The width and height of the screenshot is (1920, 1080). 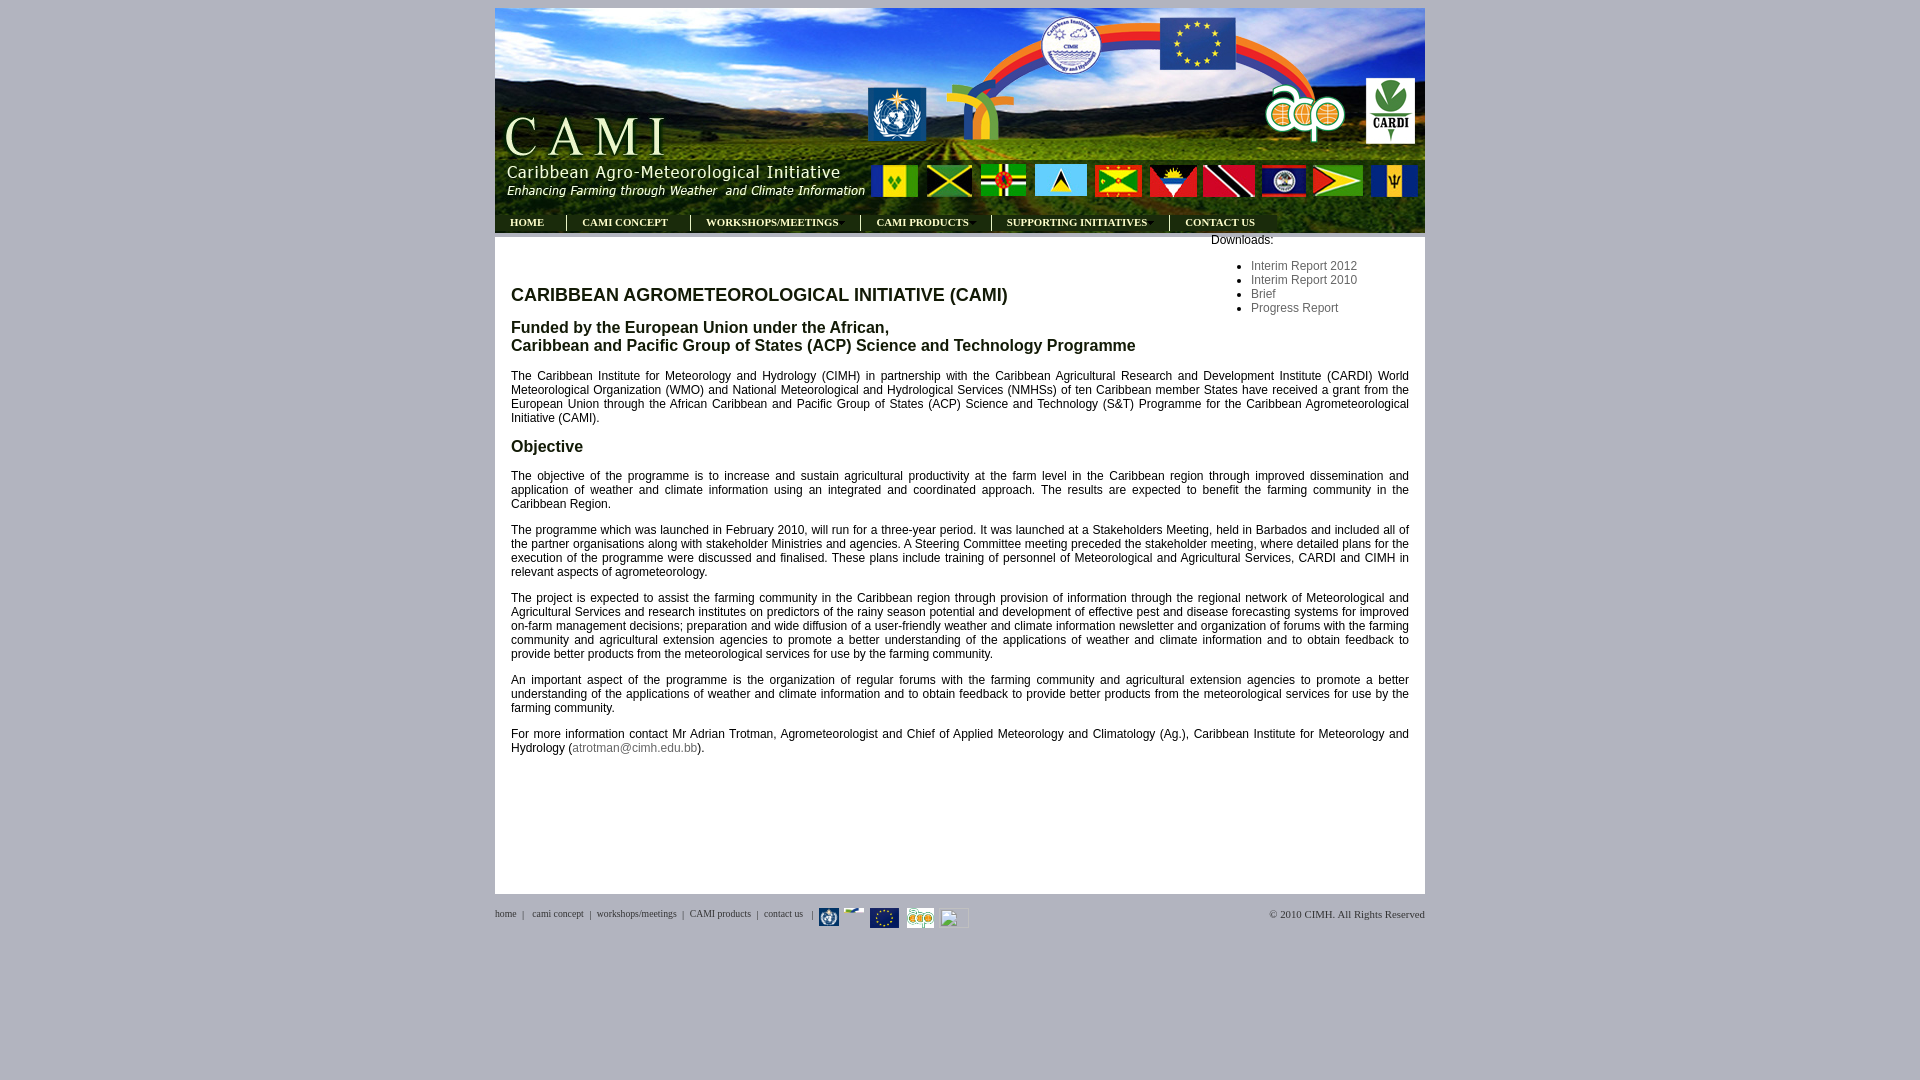 I want to click on 'Brief', so click(x=1262, y=293).